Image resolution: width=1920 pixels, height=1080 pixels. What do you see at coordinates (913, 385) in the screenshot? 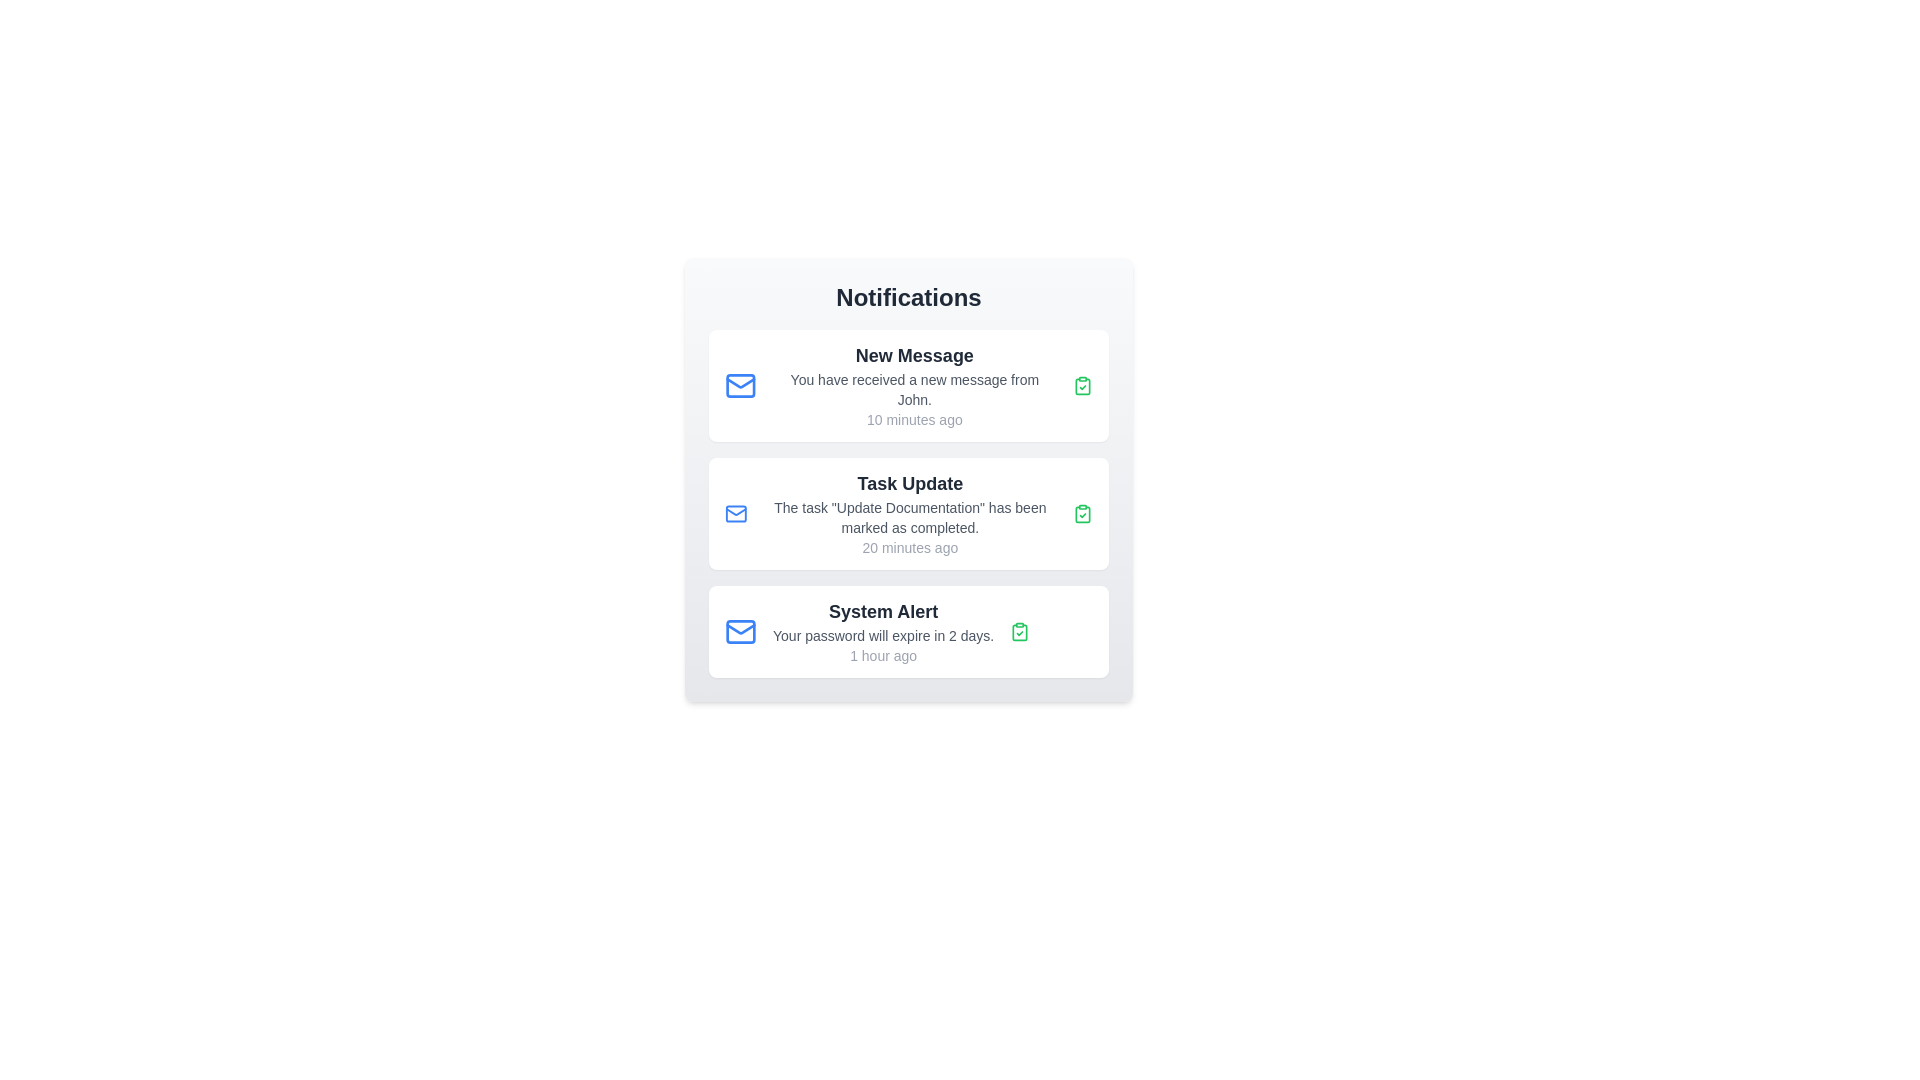
I see `the notification text to select it` at bounding box center [913, 385].